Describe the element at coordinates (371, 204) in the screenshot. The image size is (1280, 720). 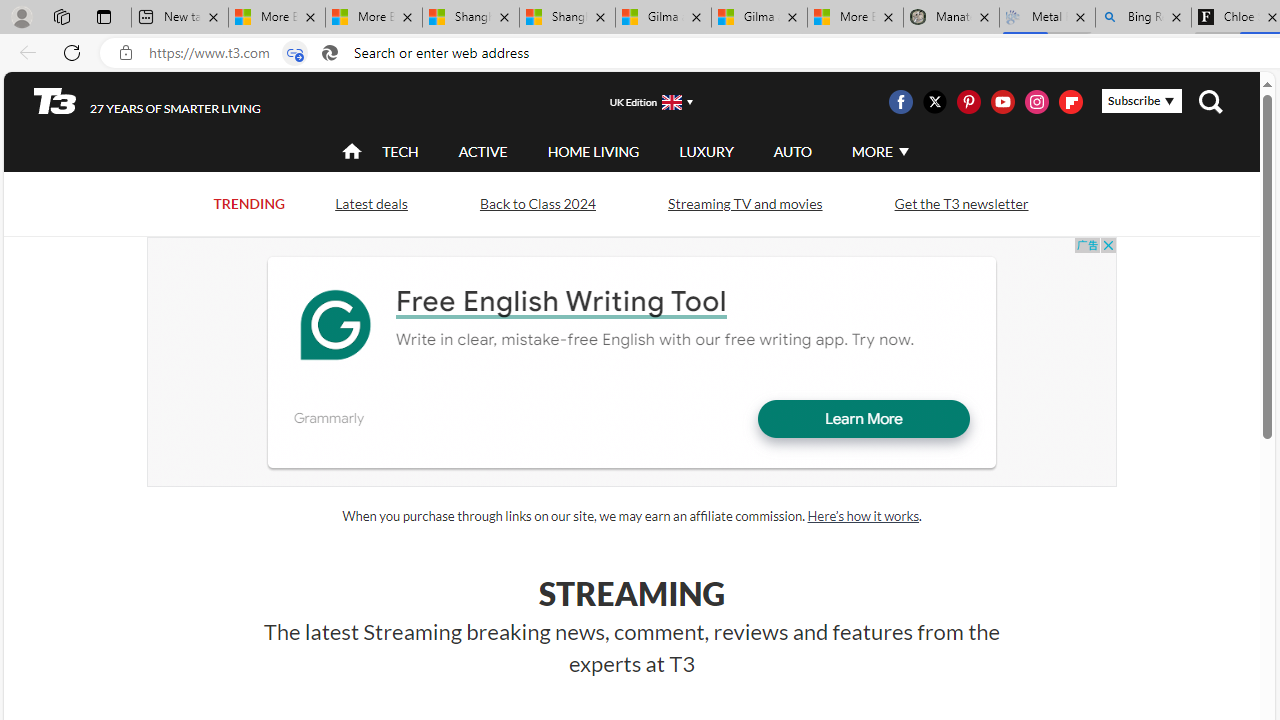
I see `'Latest deals'` at that location.